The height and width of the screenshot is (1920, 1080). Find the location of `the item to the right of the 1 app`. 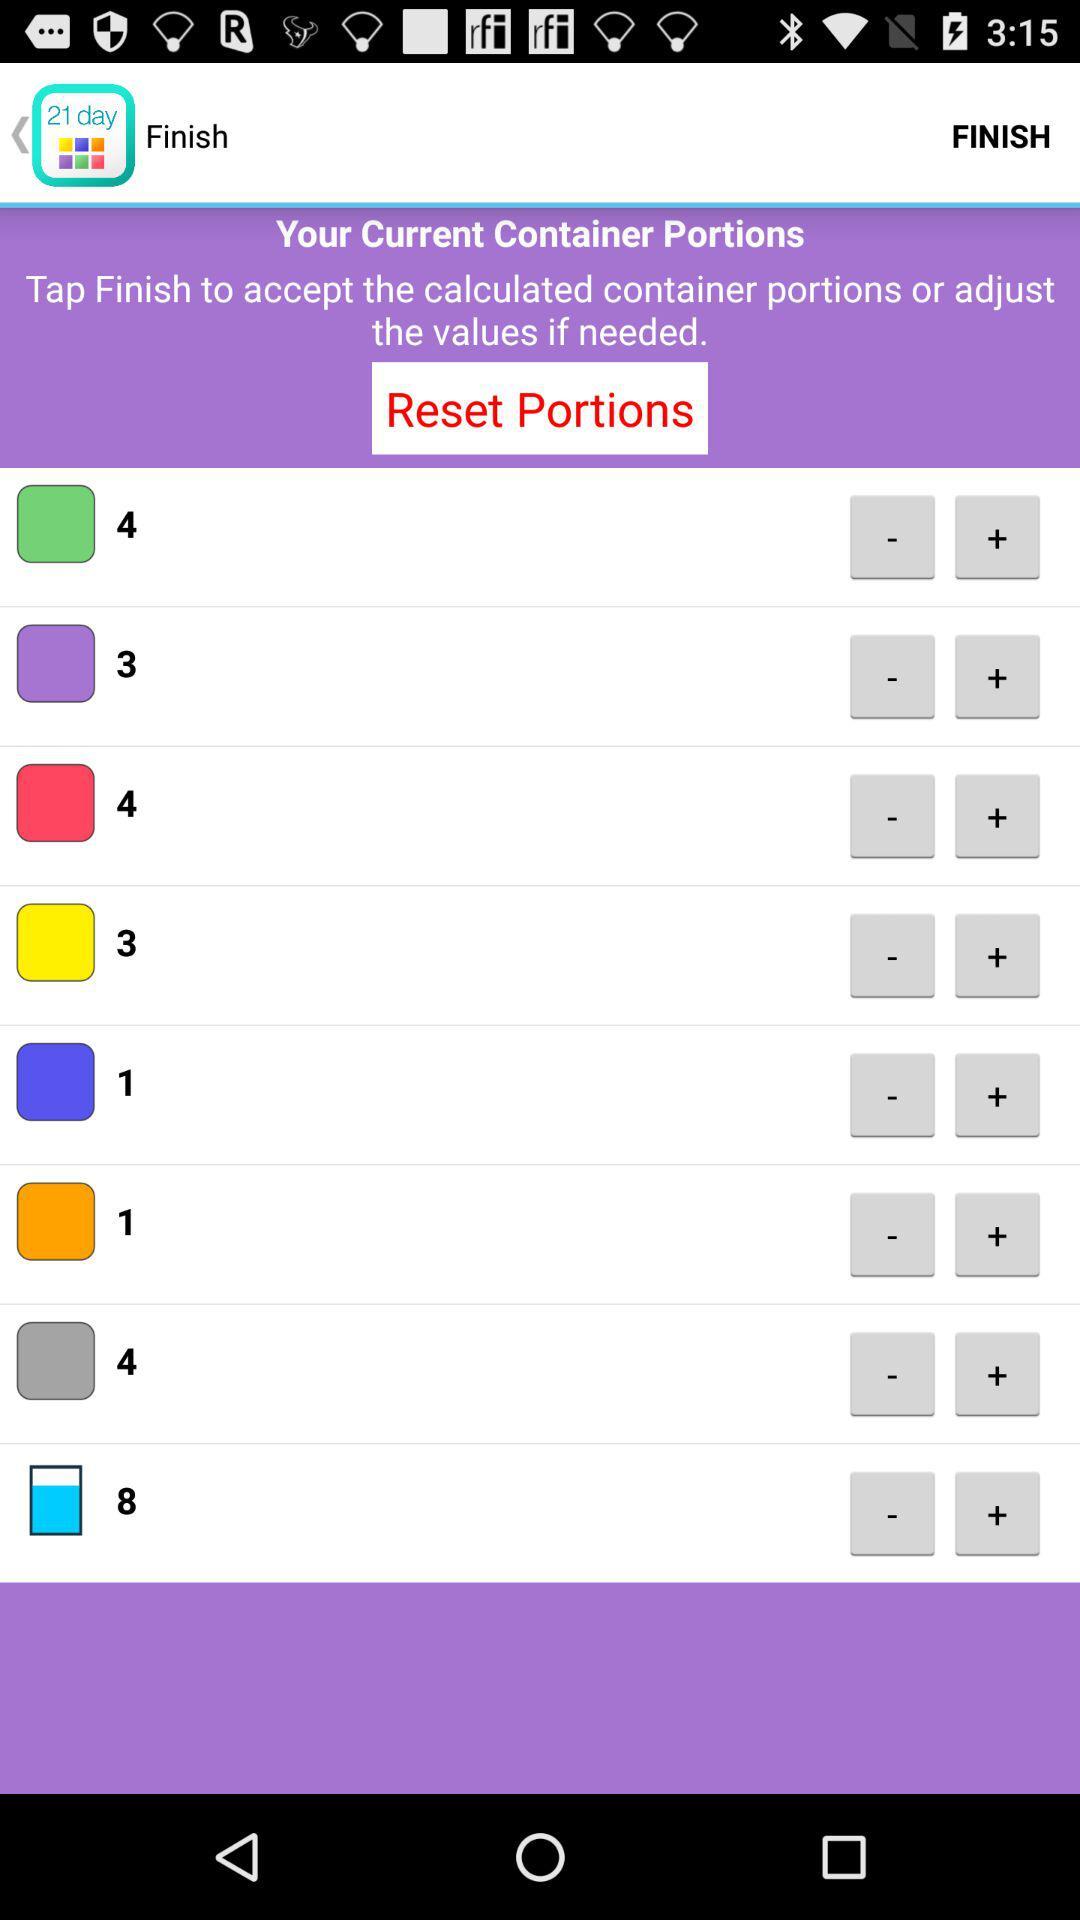

the item to the right of the 1 app is located at coordinates (891, 1093).